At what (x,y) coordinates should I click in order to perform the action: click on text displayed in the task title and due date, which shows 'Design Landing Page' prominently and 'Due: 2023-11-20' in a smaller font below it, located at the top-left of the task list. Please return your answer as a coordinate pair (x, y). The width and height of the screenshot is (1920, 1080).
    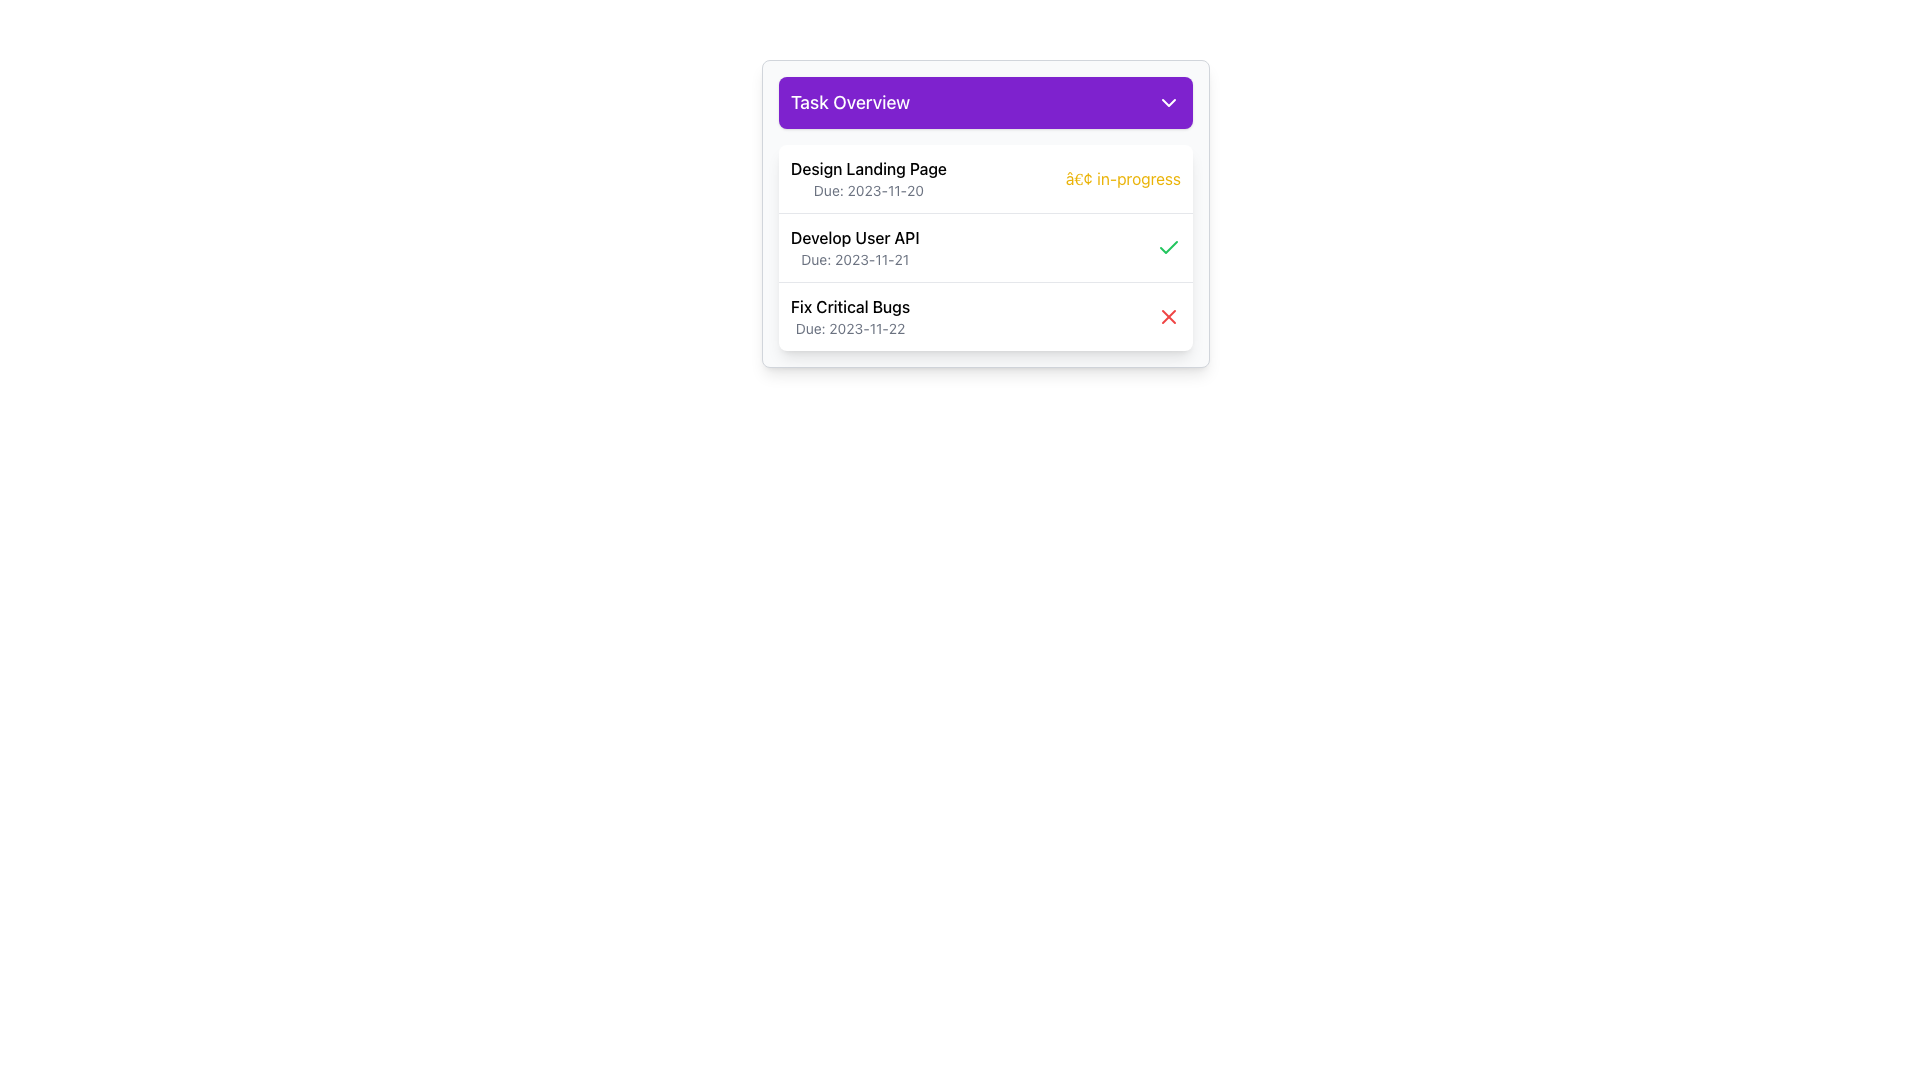
    Looking at the image, I should click on (868, 177).